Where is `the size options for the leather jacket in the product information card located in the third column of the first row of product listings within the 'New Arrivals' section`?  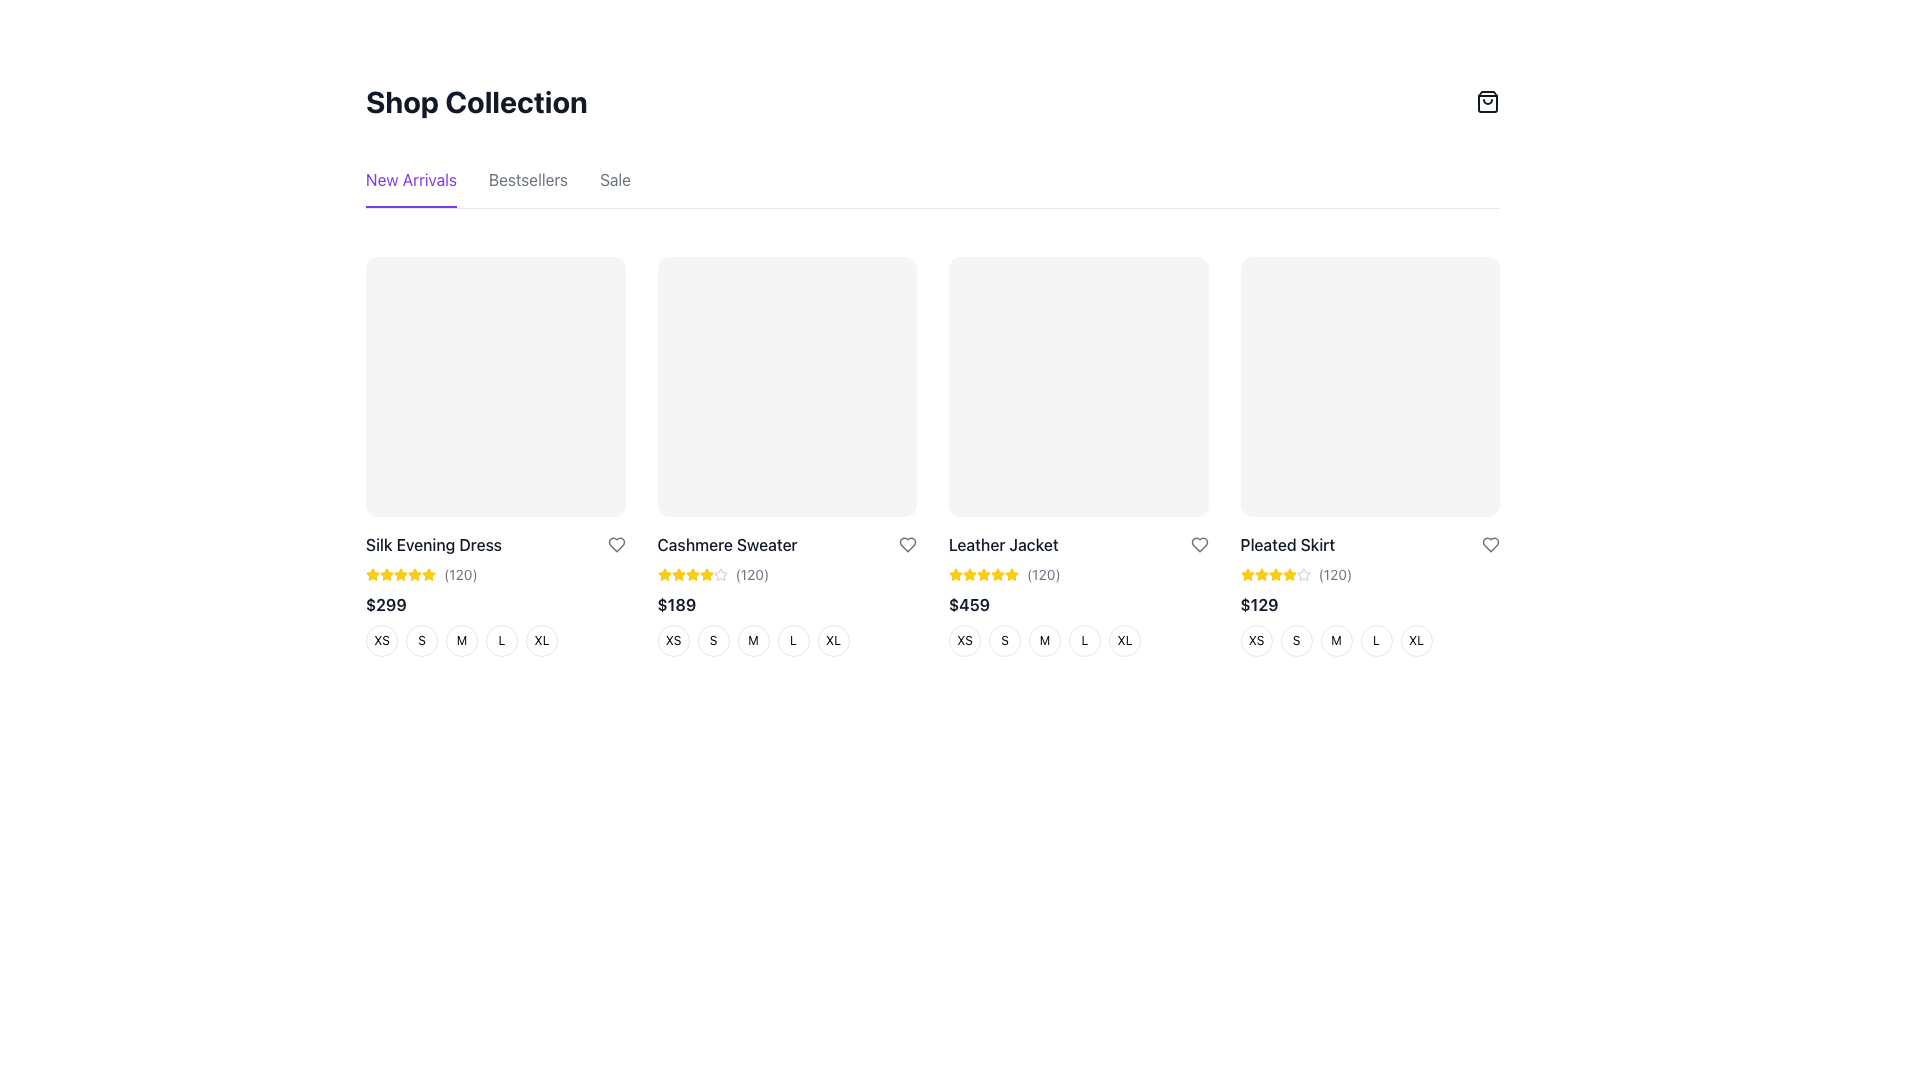 the size options for the leather jacket in the product information card located in the third column of the first row of product listings within the 'New Arrivals' section is located at coordinates (1077, 593).